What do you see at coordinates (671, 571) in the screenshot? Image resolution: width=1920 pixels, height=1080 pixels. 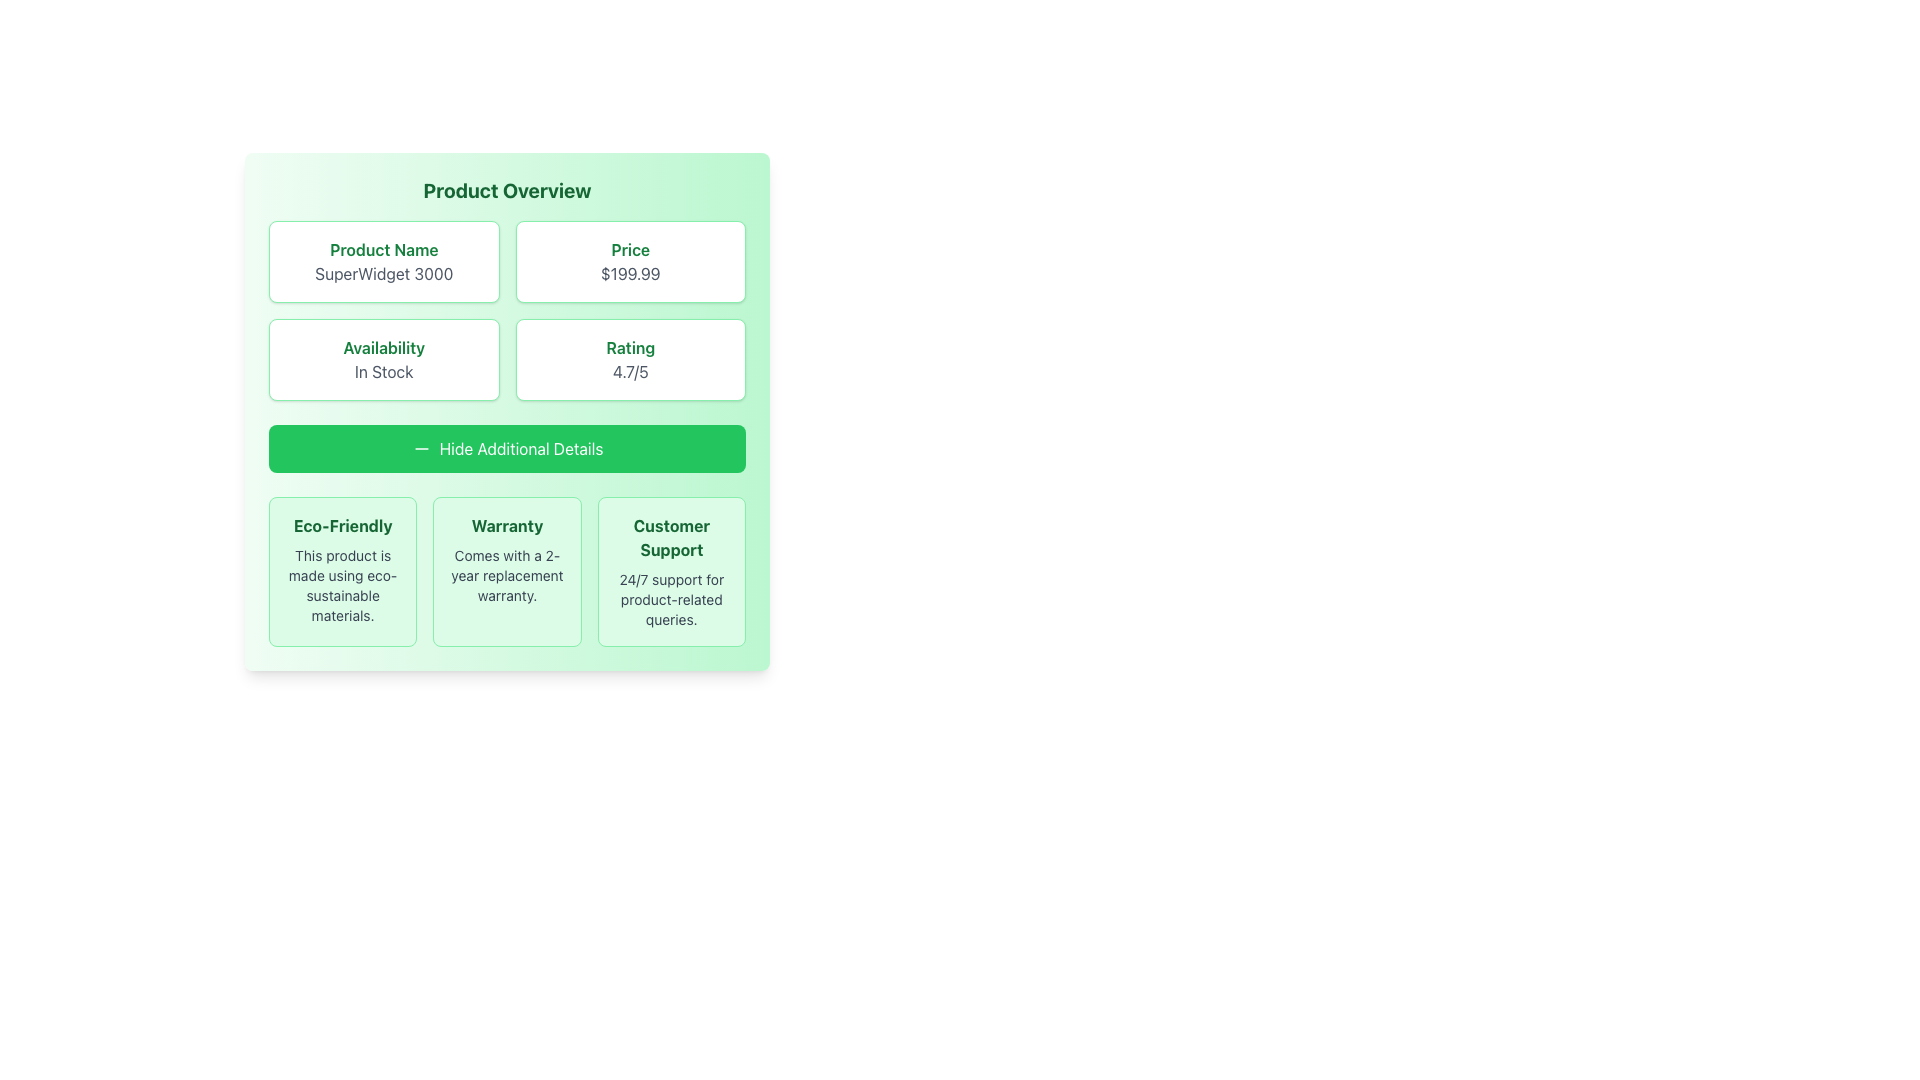 I see `the rectangular green banner titled 'Customer Support' located in the bottom-right corner of the 'Product Overview' section` at bounding box center [671, 571].